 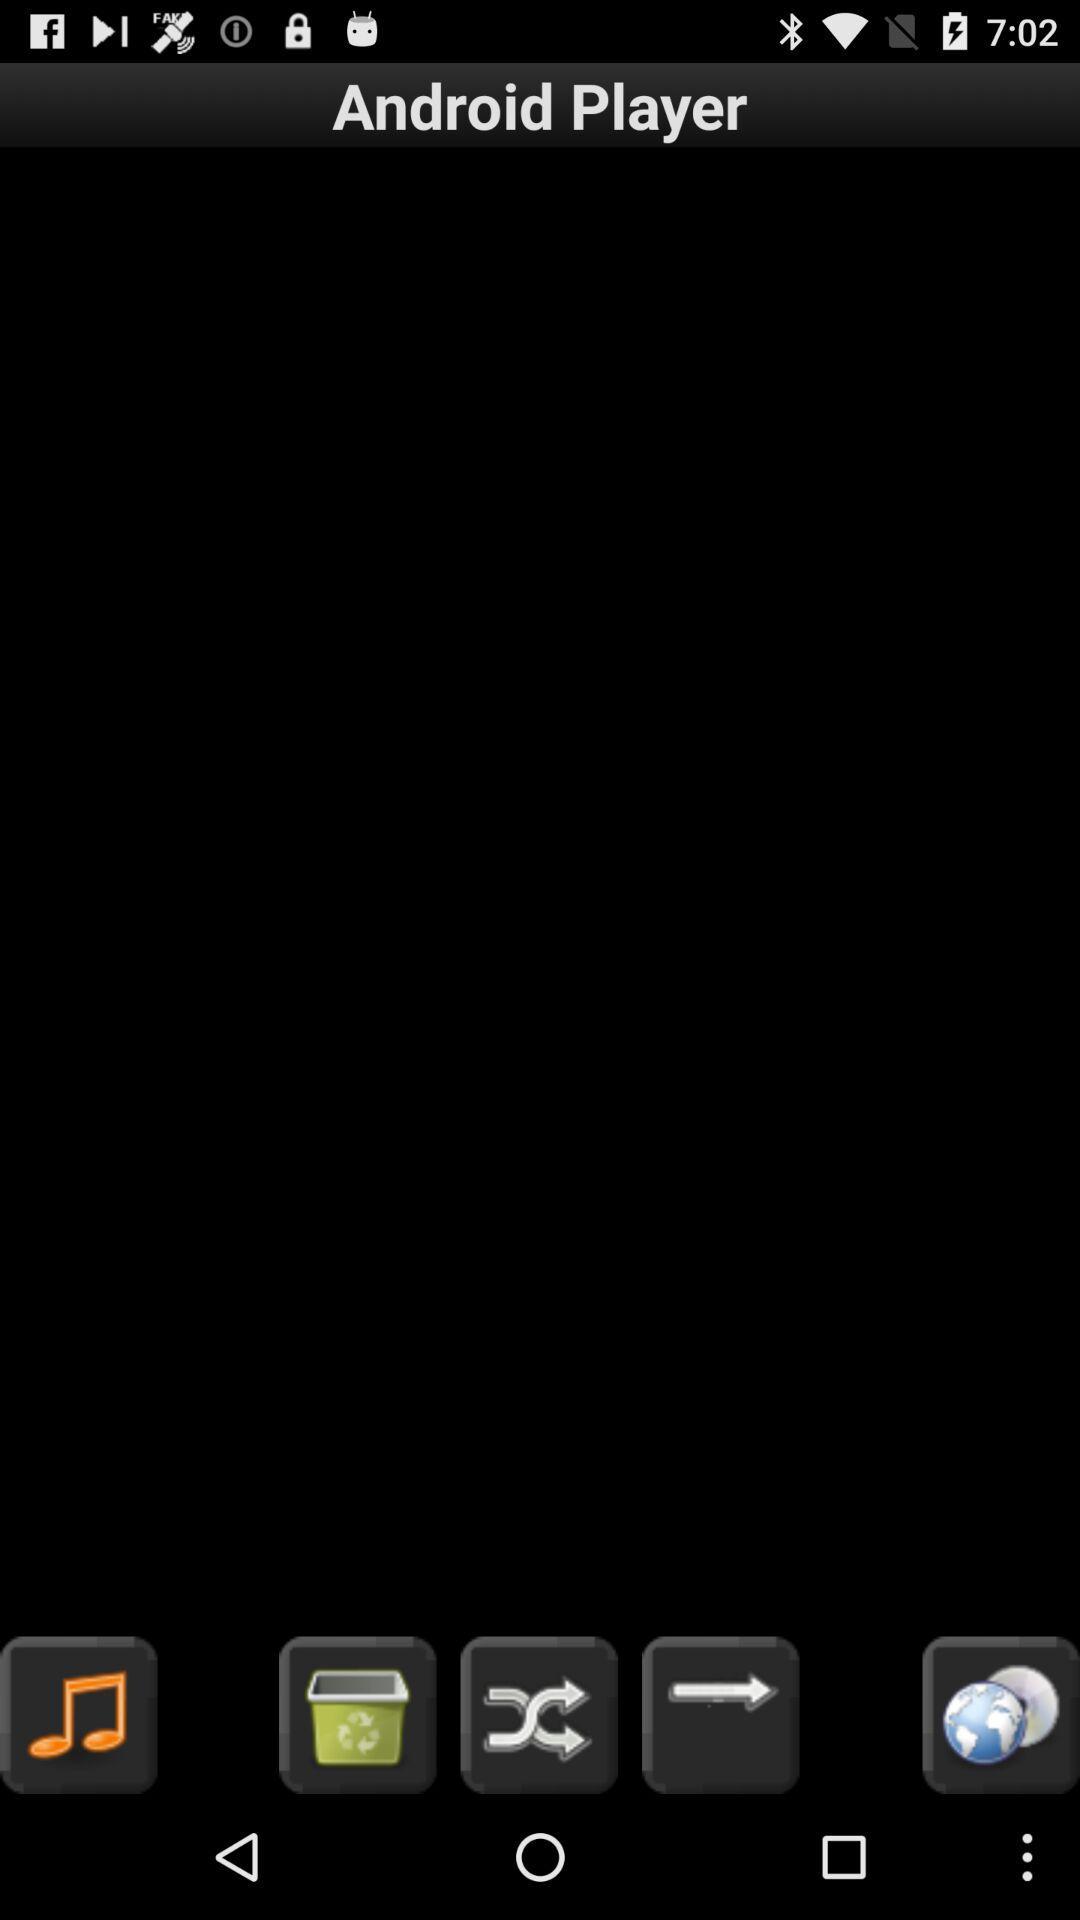 I want to click on the android player icon, so click(x=540, y=104).